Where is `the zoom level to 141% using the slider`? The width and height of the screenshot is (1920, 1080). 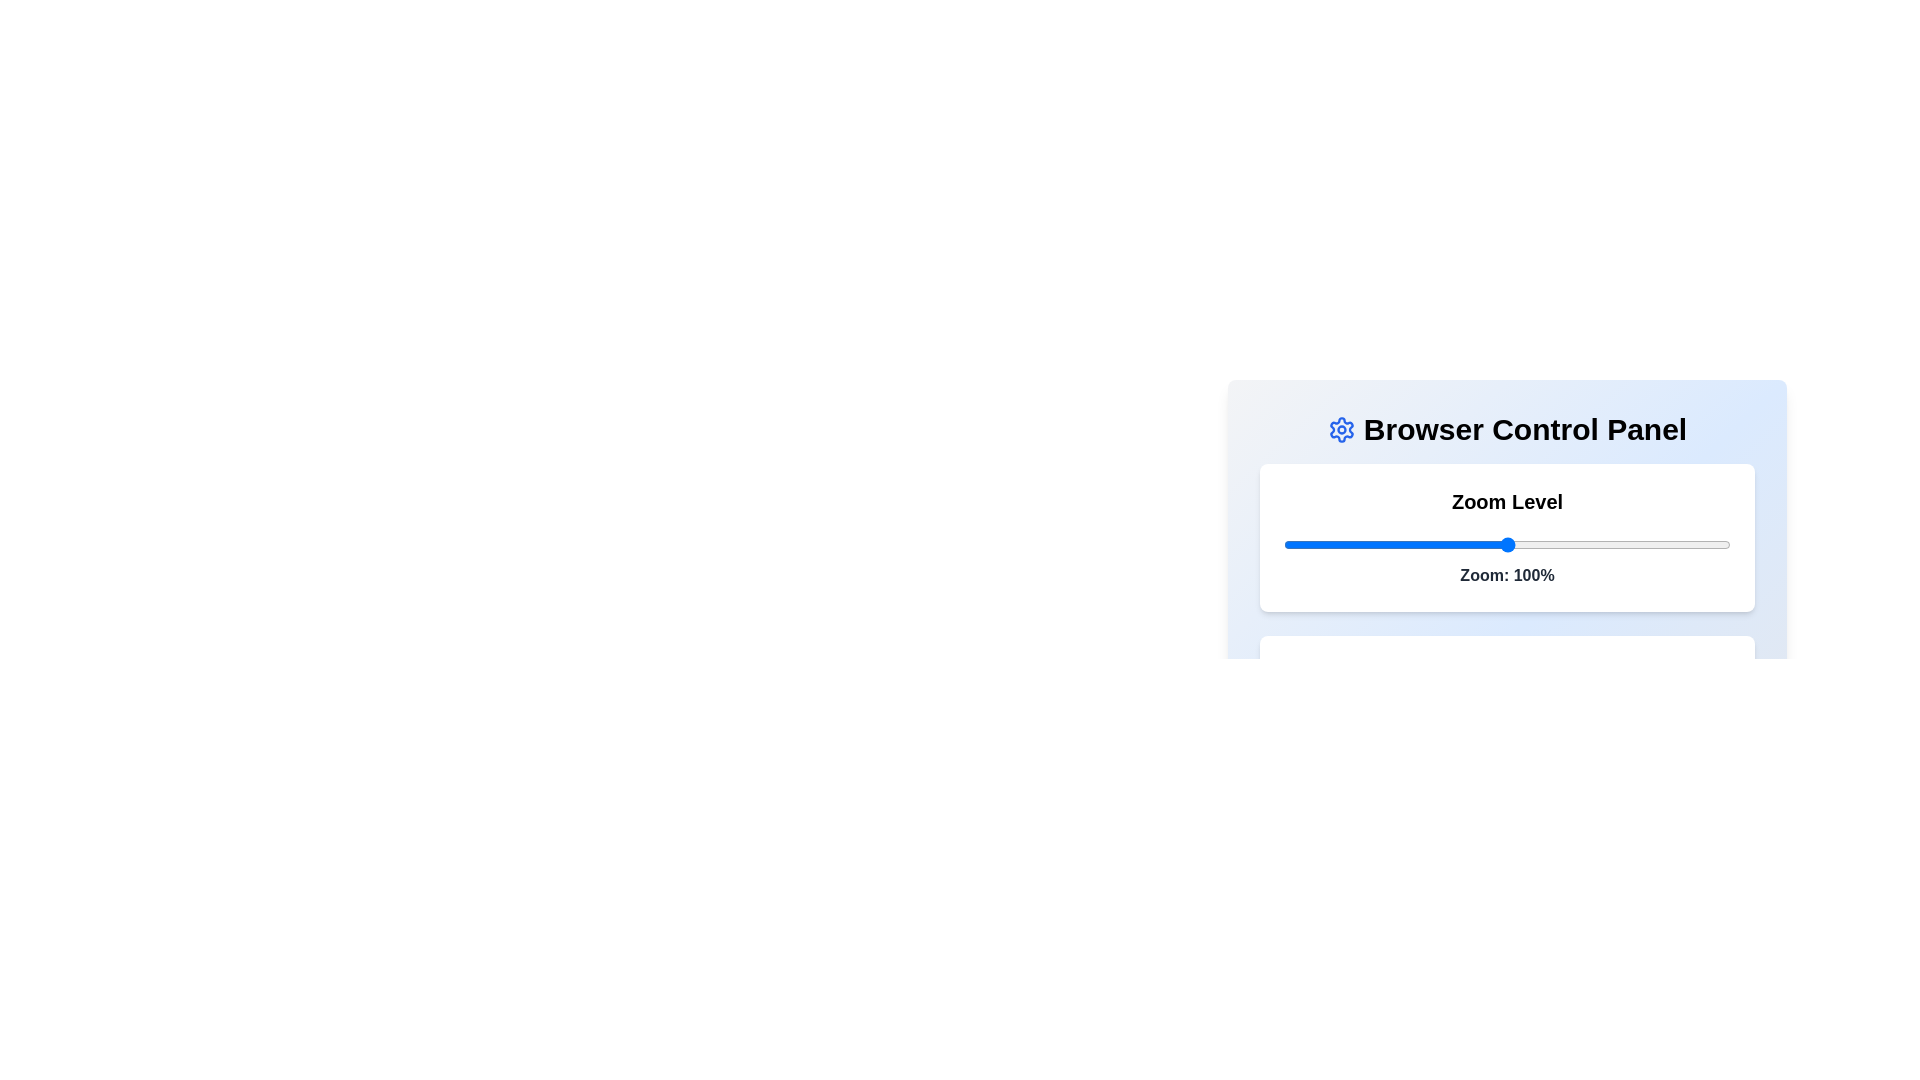 the zoom level to 141% using the slider is located at coordinates (1689, 544).